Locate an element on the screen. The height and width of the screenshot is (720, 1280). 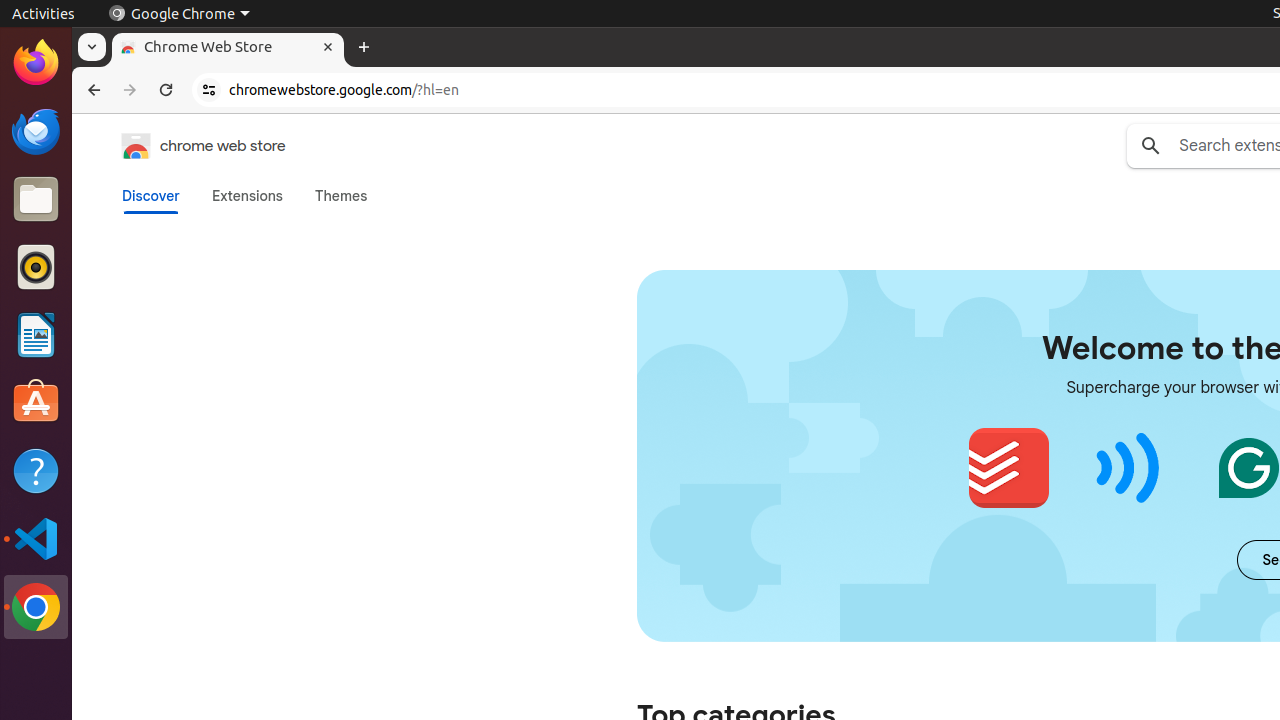
'Todoist for Chrome' is located at coordinates (1008, 468).